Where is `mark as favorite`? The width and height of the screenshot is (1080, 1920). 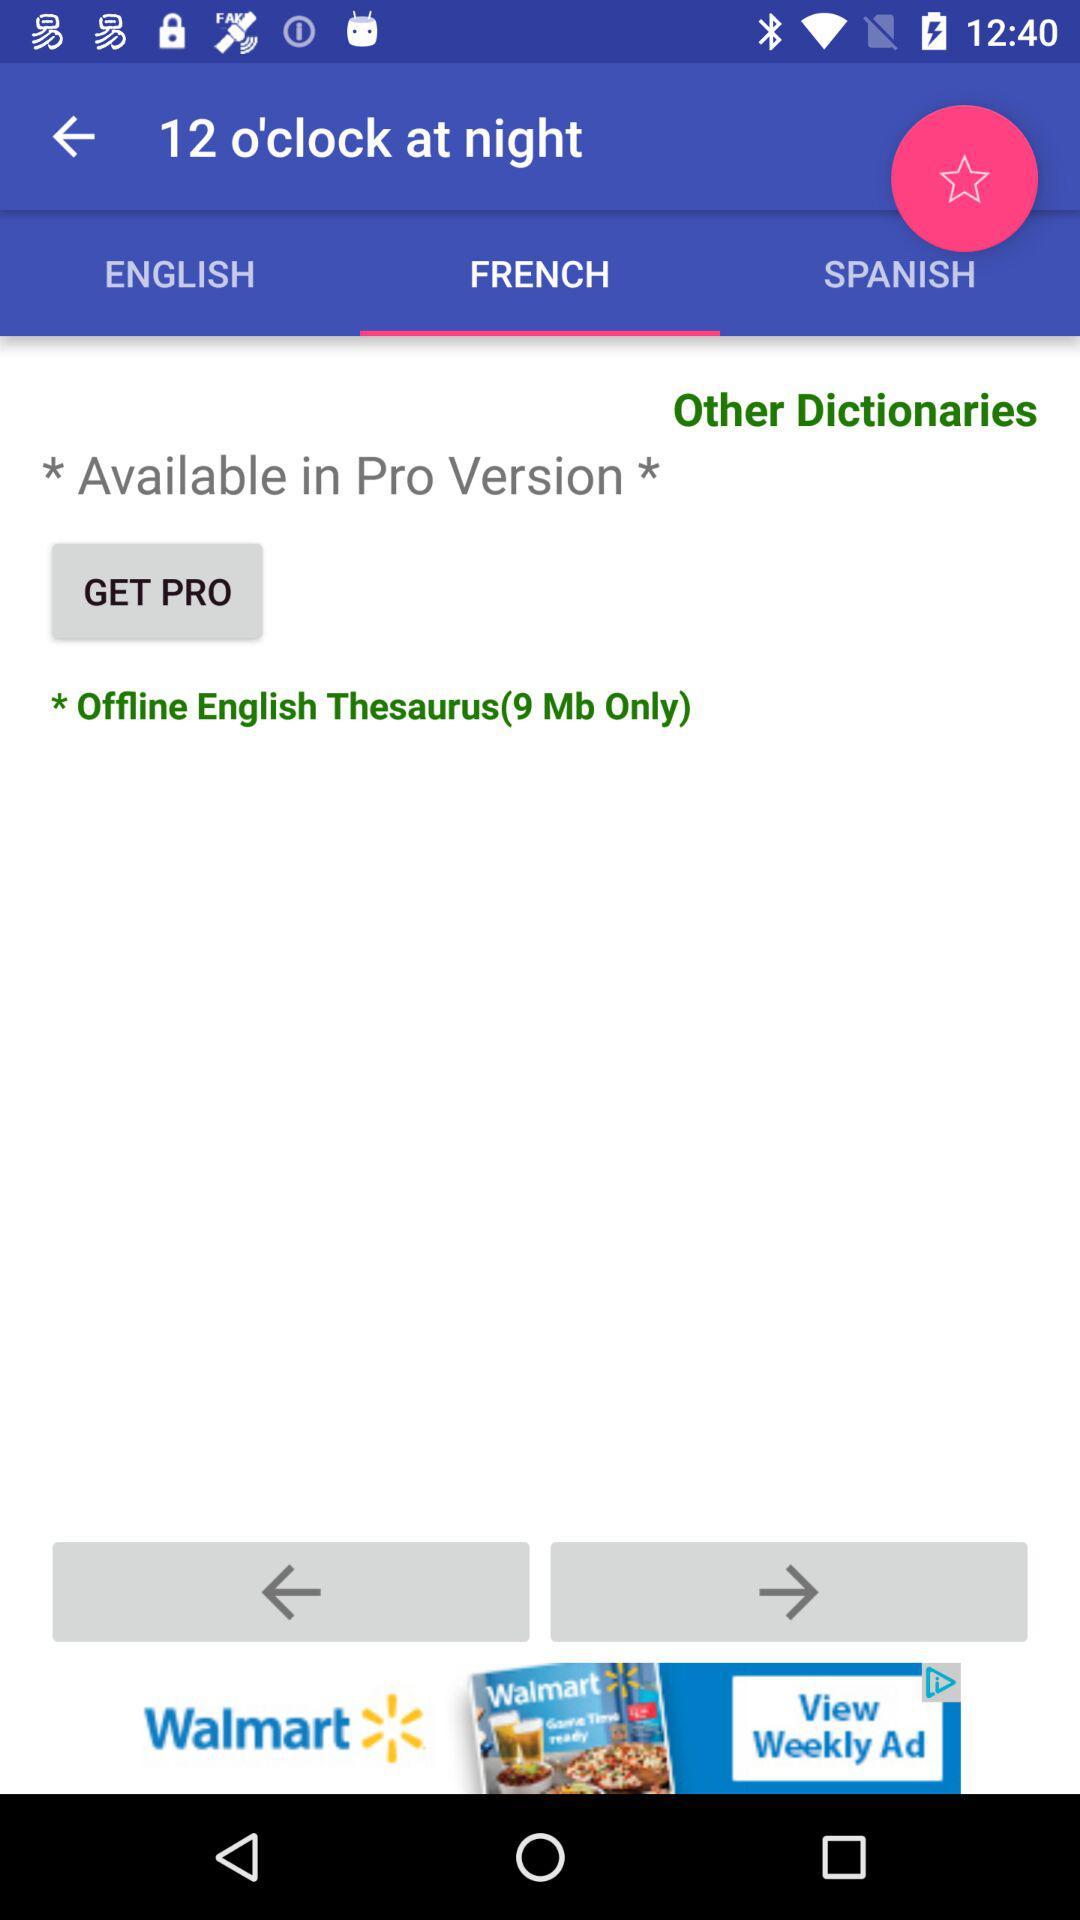 mark as favorite is located at coordinates (963, 178).